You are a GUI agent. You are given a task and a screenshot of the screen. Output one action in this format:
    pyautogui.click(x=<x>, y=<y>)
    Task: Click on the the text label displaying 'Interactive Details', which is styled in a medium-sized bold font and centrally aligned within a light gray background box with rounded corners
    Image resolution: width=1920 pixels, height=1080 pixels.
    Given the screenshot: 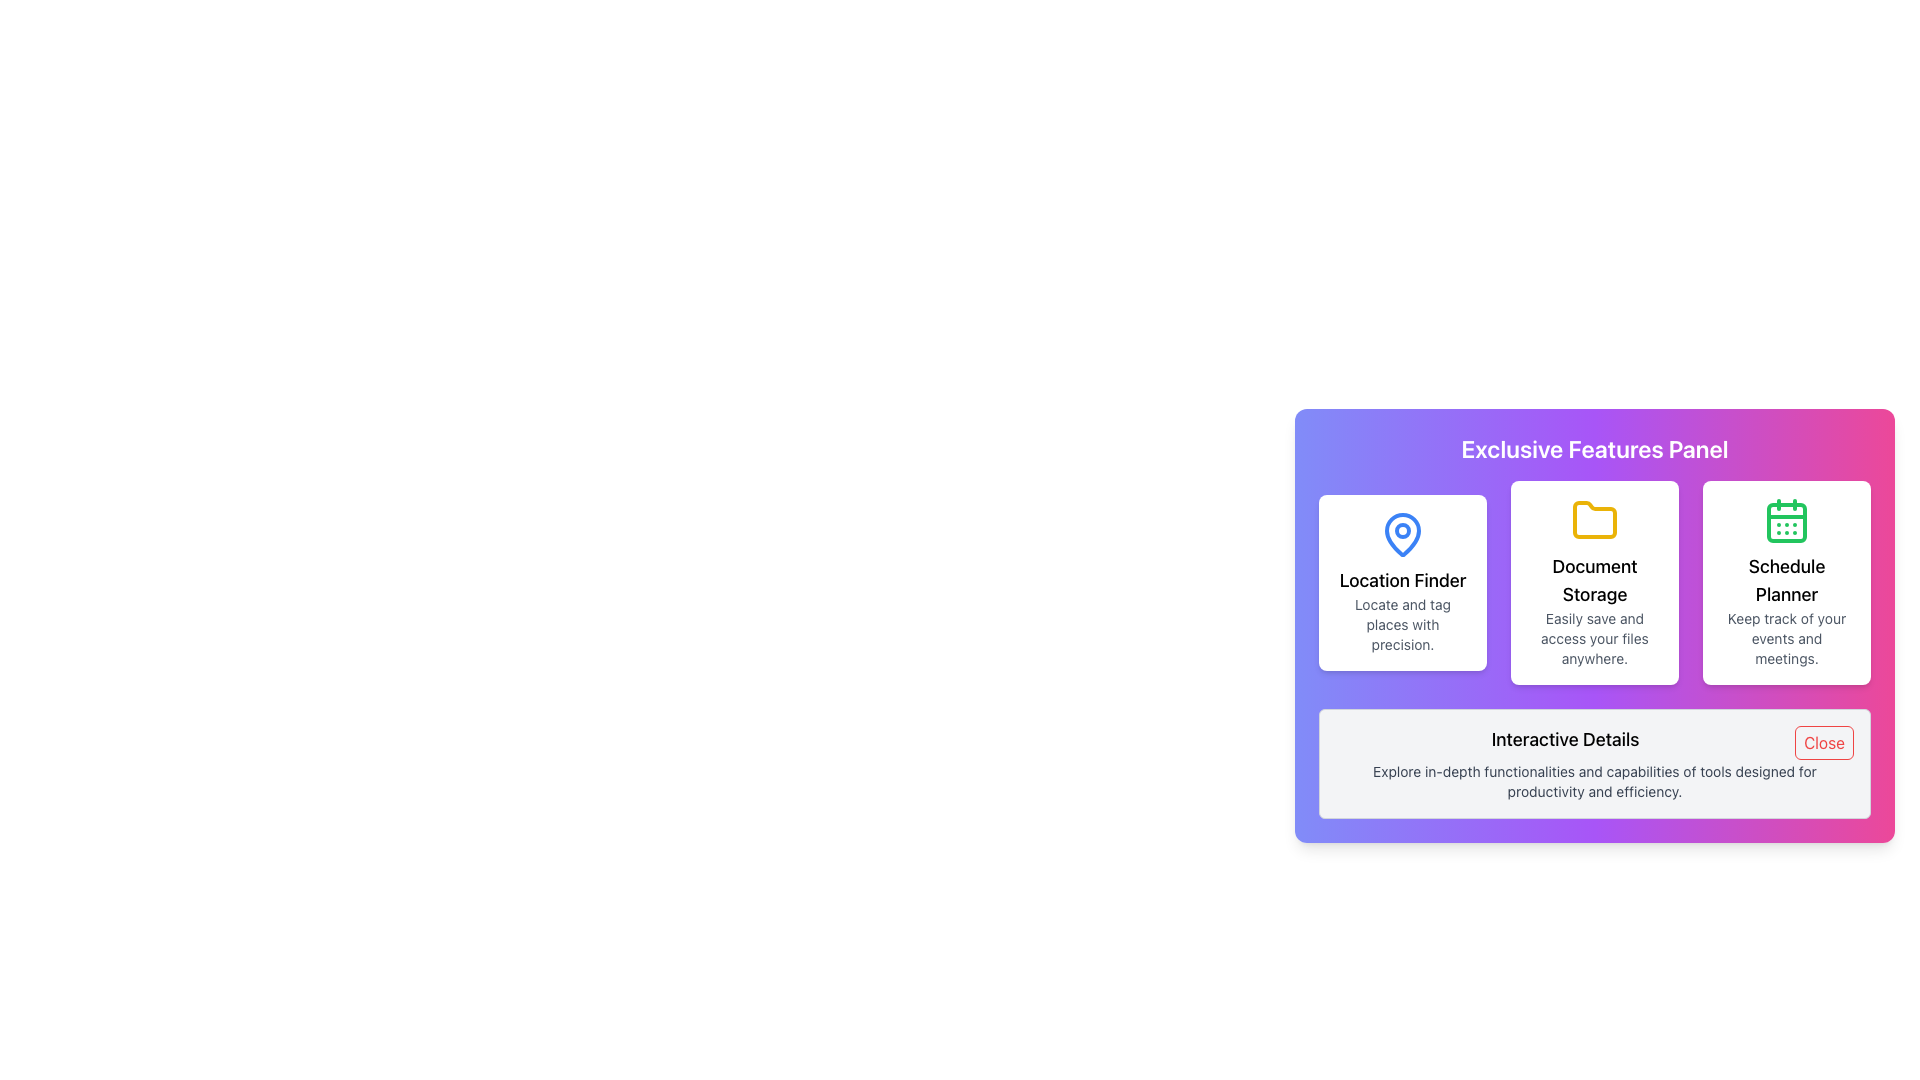 What is the action you would take?
    pyautogui.click(x=1593, y=740)
    